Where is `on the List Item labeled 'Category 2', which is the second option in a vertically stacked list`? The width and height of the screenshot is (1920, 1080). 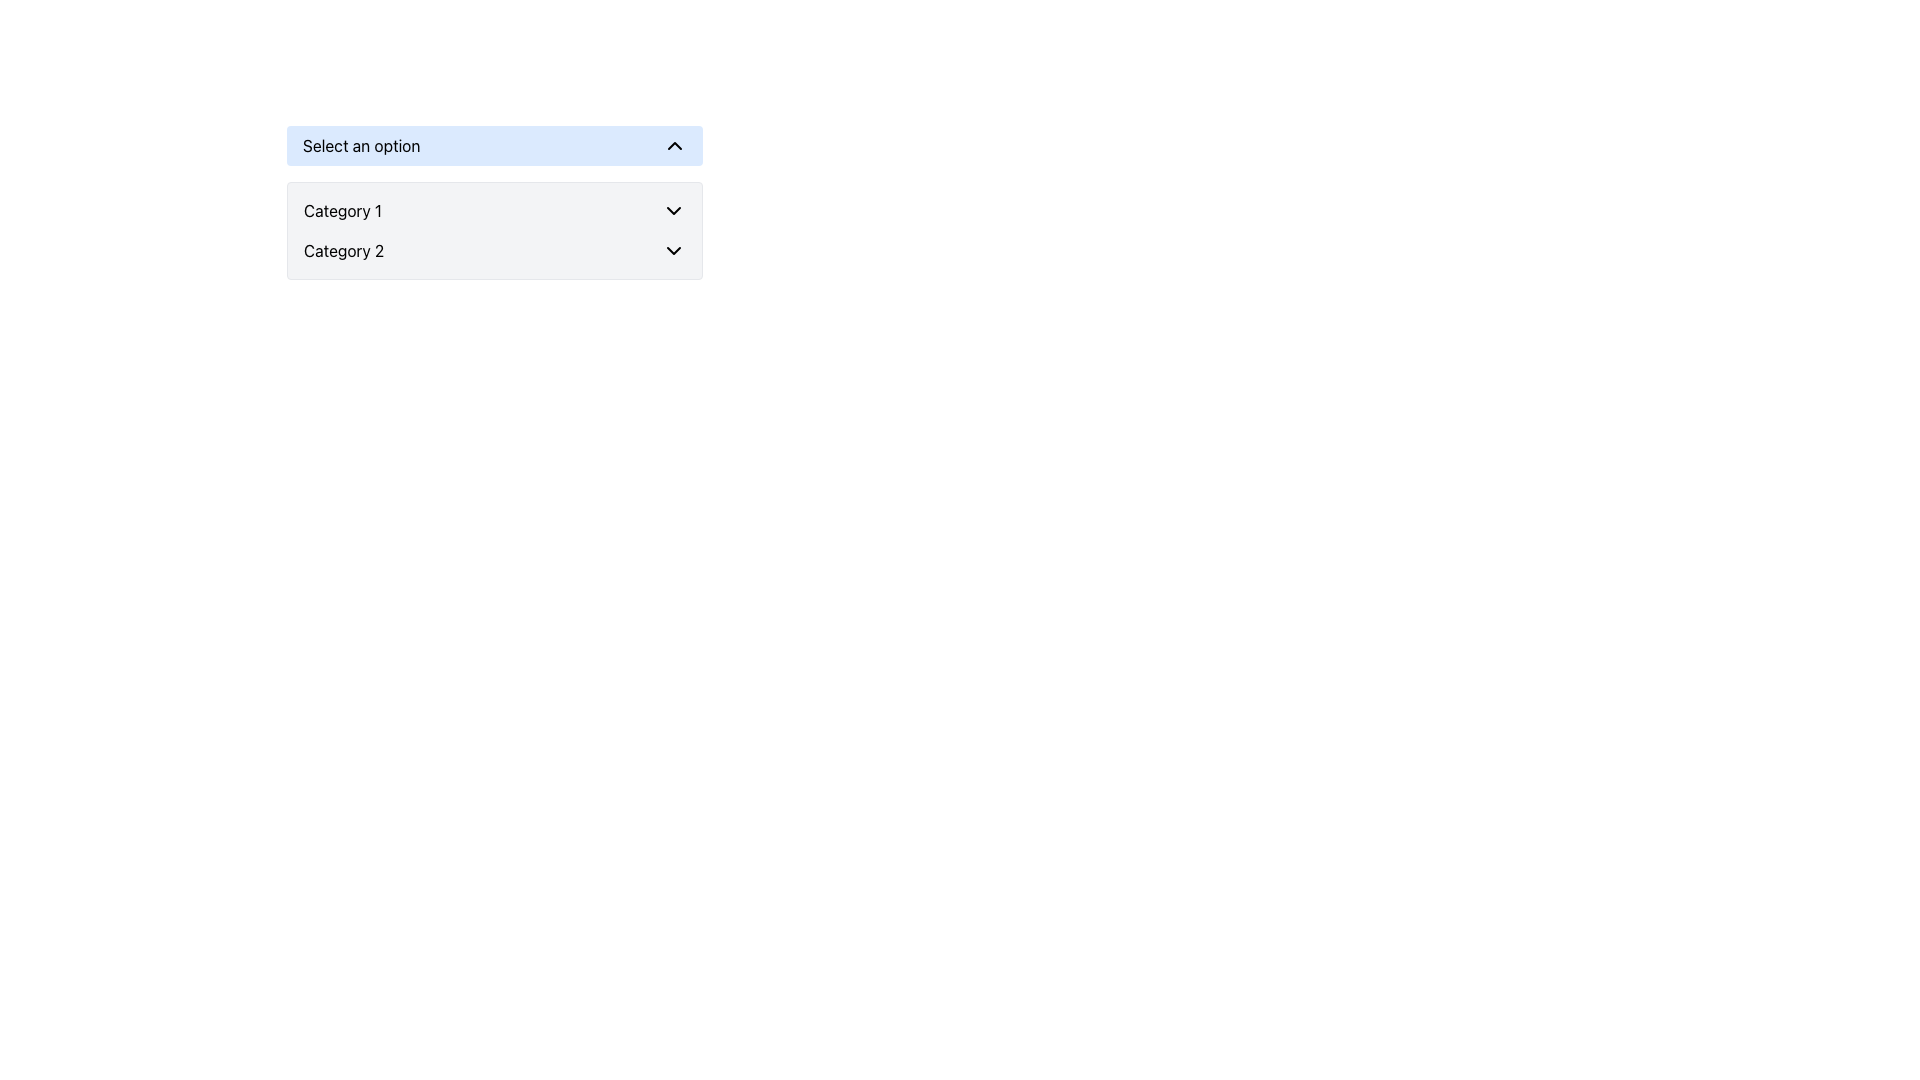 on the List Item labeled 'Category 2', which is the second option in a vertically stacked list is located at coordinates (494, 249).